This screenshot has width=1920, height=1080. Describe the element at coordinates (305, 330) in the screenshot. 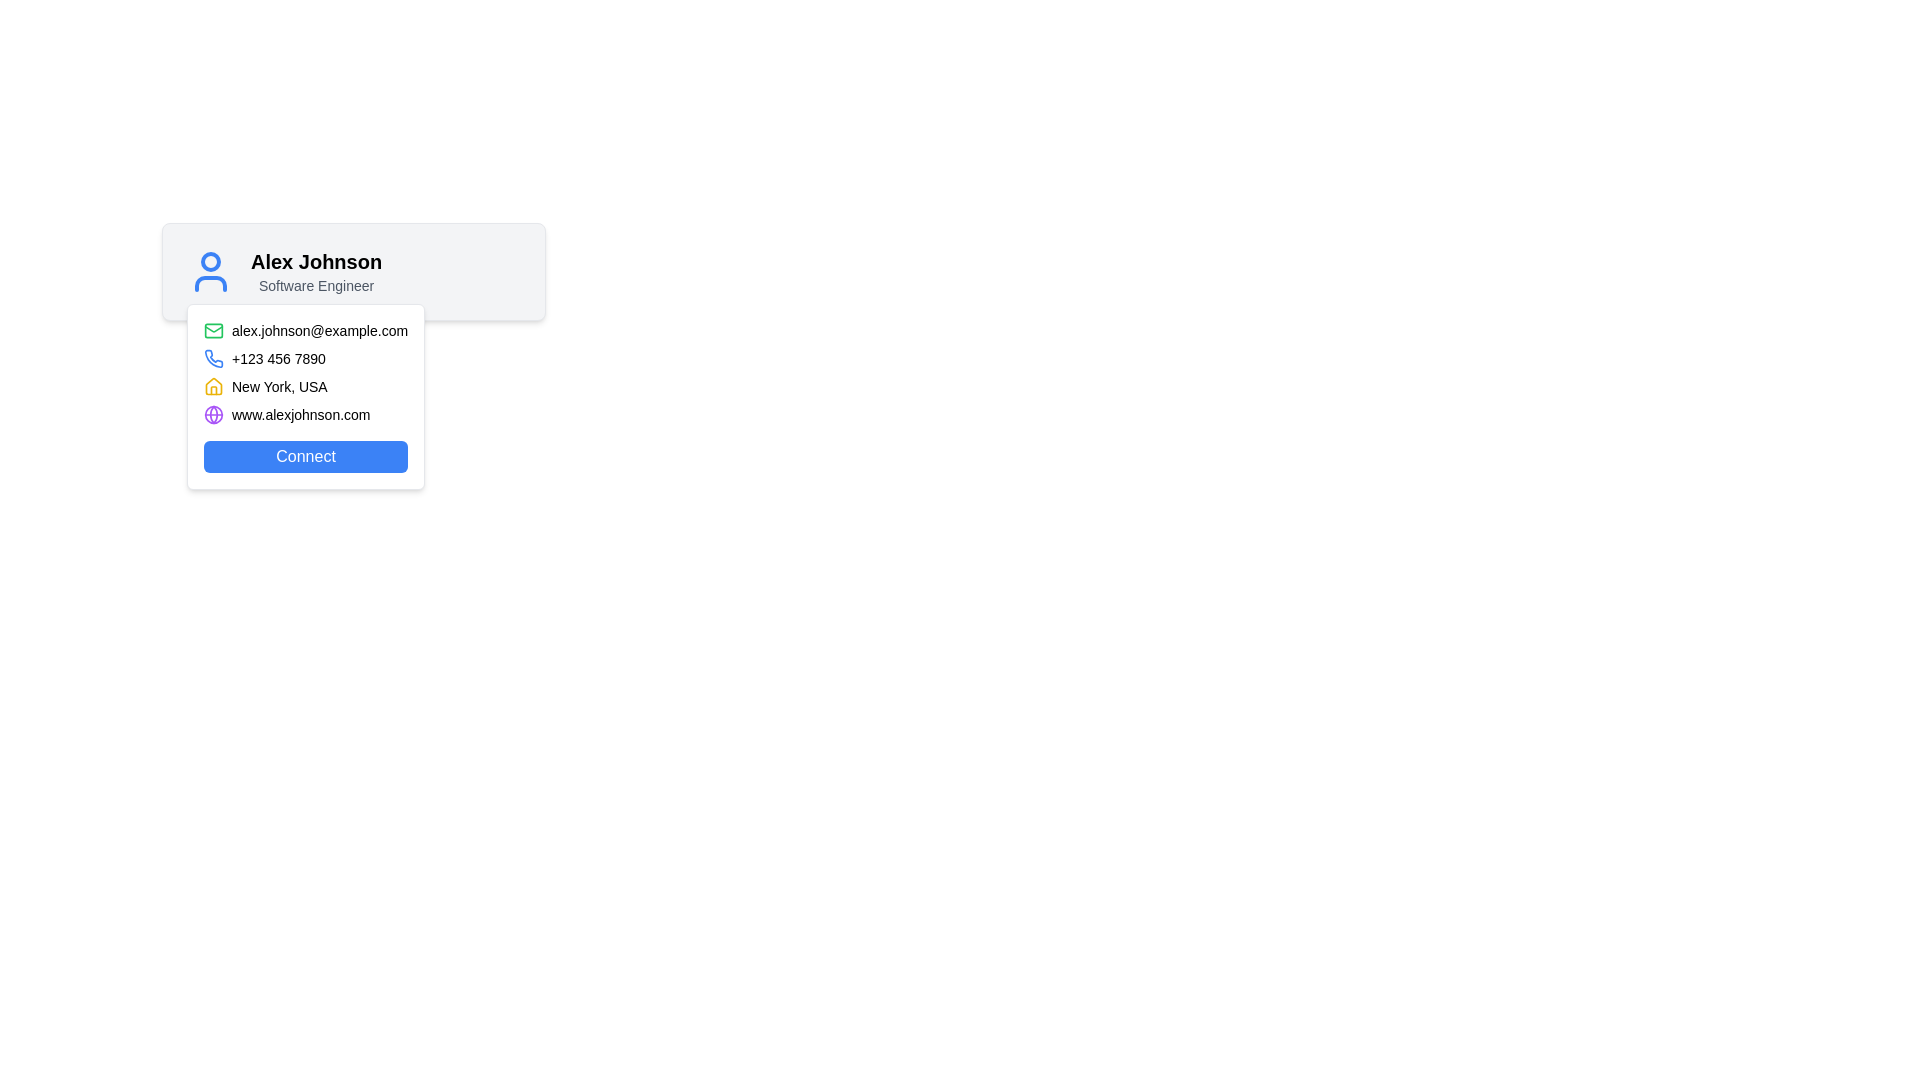

I see `the static text displaying the email address 'alex.johnson@example.com'` at that location.